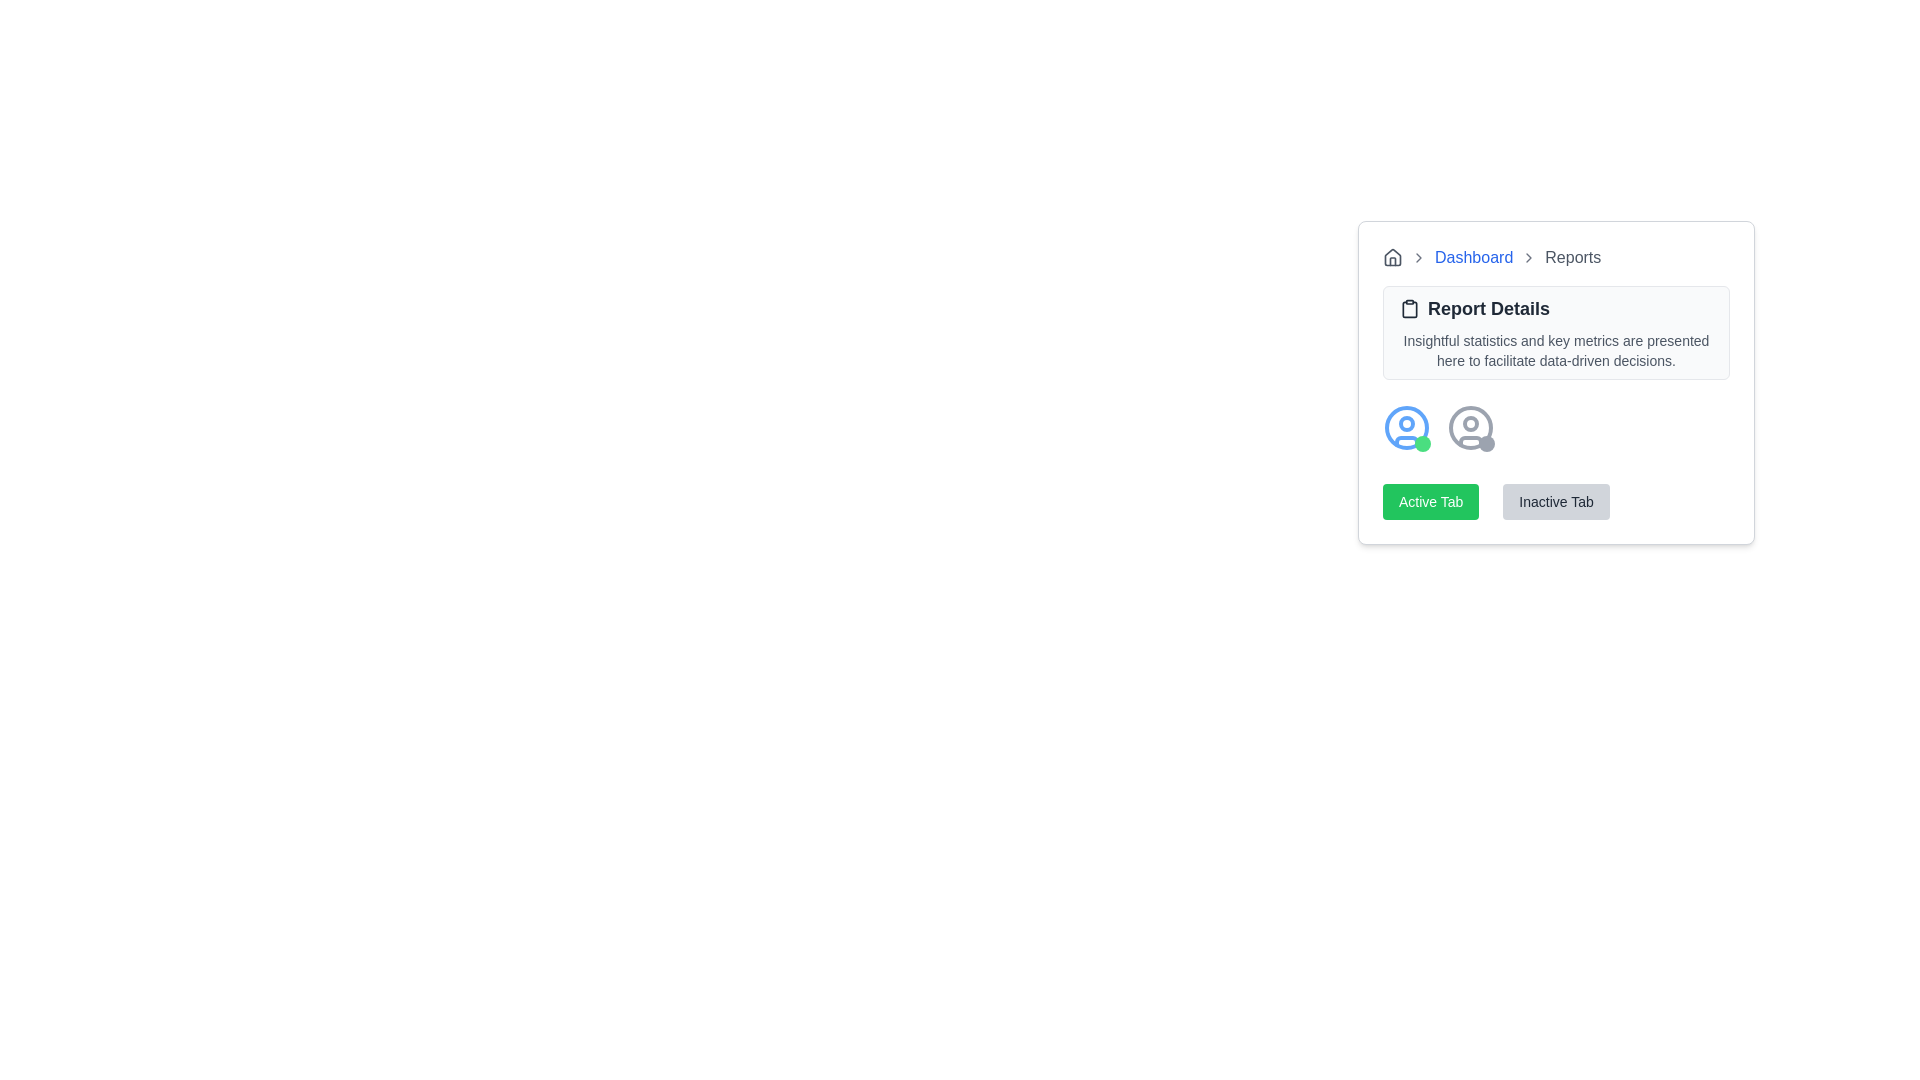 This screenshot has width=1920, height=1080. Describe the element at coordinates (1405, 427) in the screenshot. I see `the circular user silhouette icon outlined in blue located in the top-left corner under the 'Report Details' section` at that location.